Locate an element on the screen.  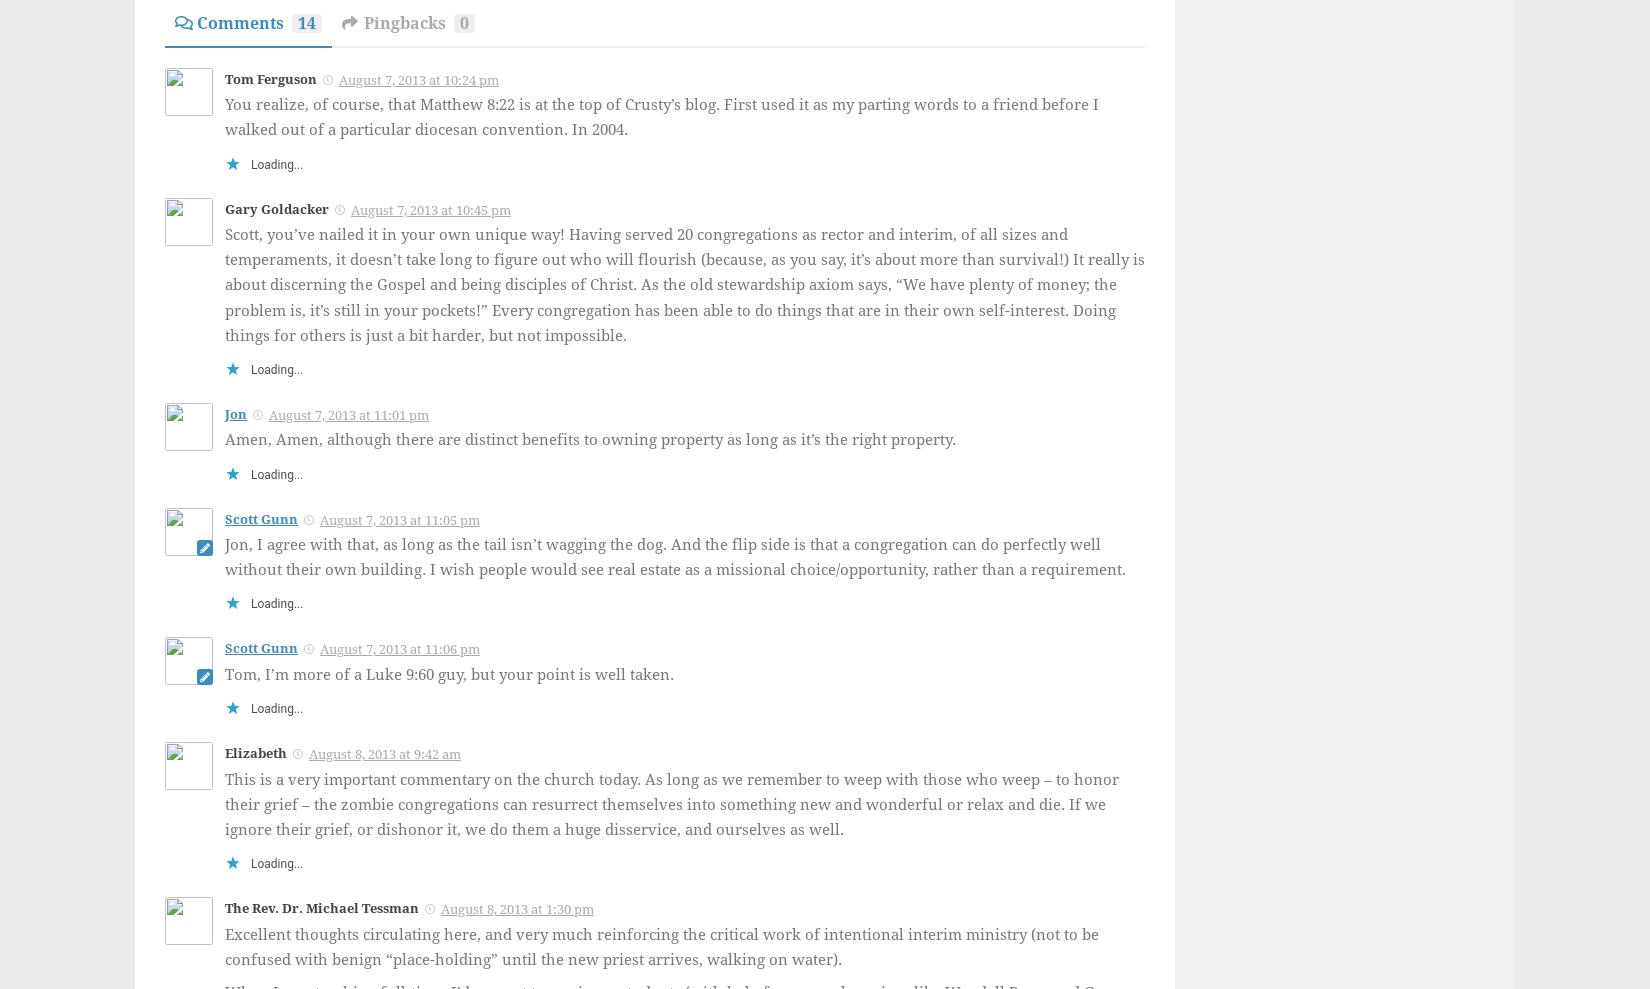
'14' is located at coordinates (307, 21).